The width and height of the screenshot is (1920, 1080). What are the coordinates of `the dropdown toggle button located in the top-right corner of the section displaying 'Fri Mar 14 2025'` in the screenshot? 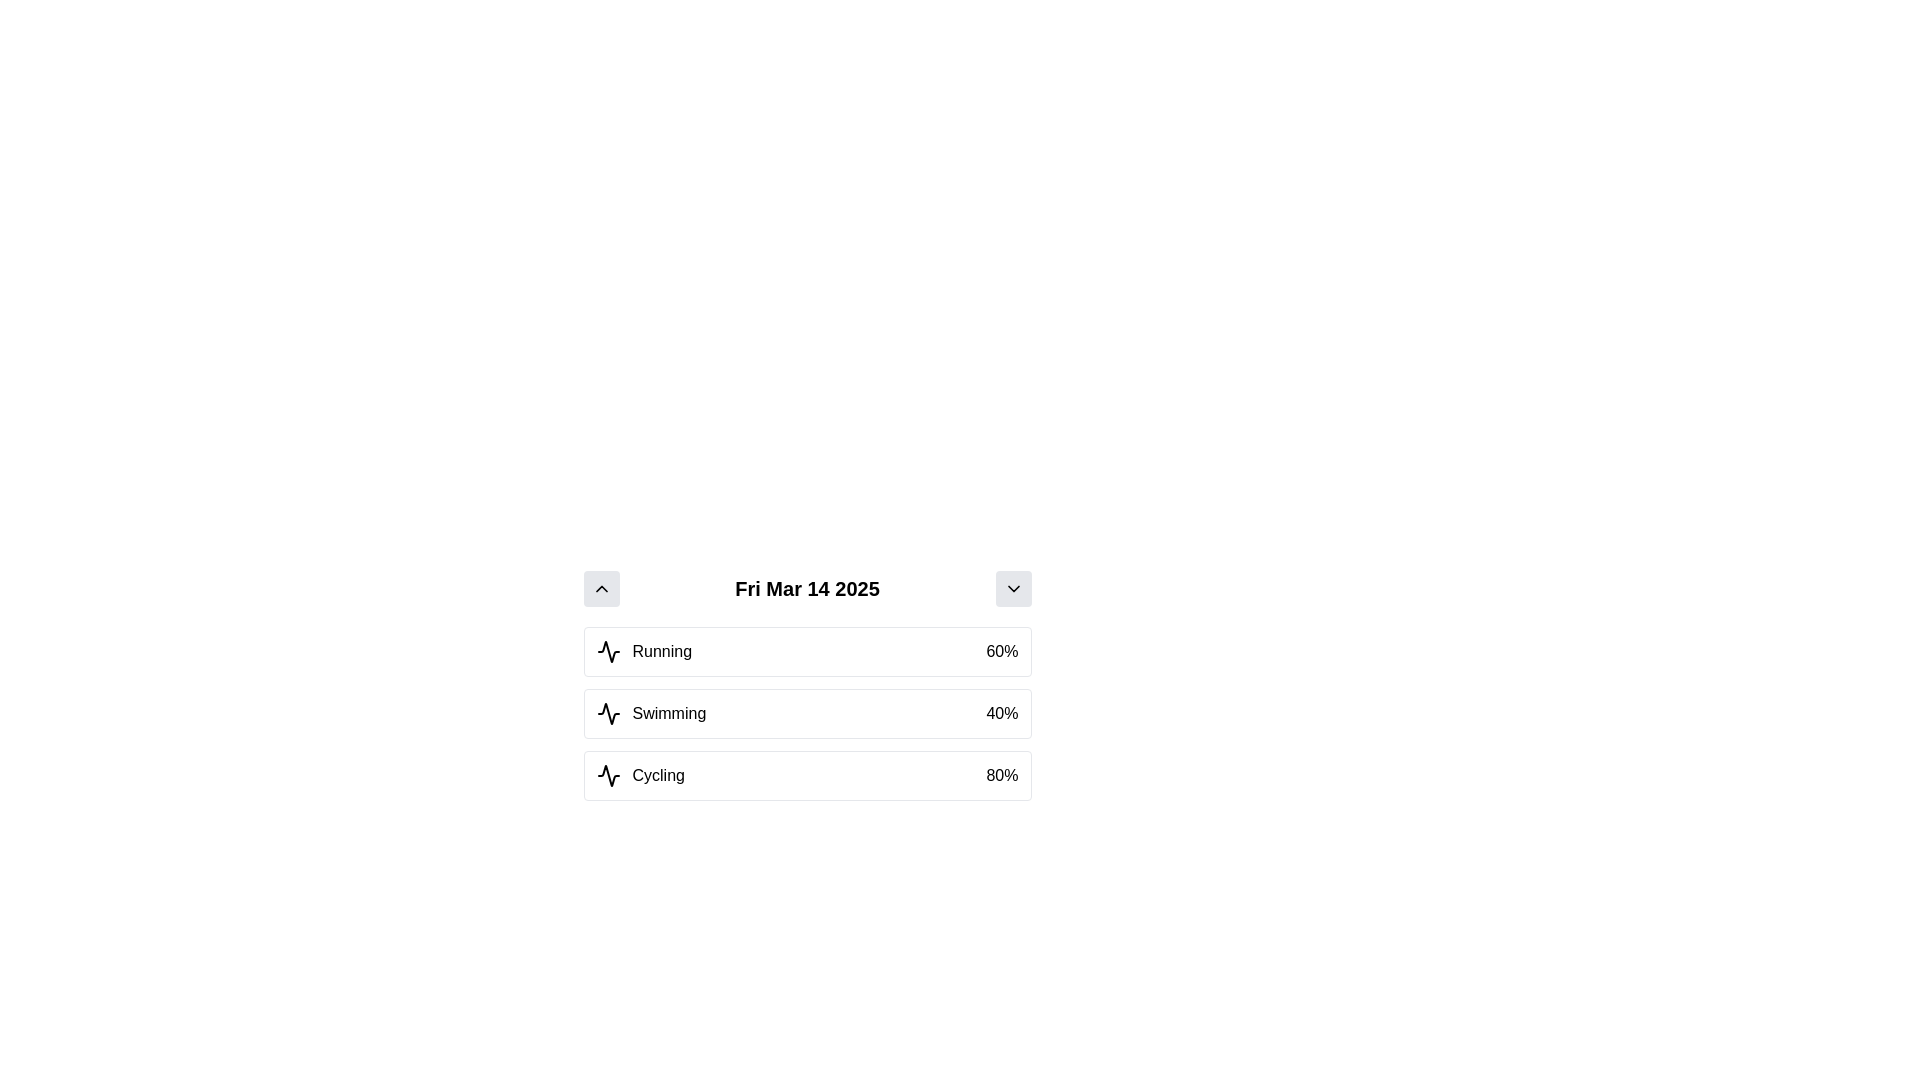 It's located at (1013, 588).